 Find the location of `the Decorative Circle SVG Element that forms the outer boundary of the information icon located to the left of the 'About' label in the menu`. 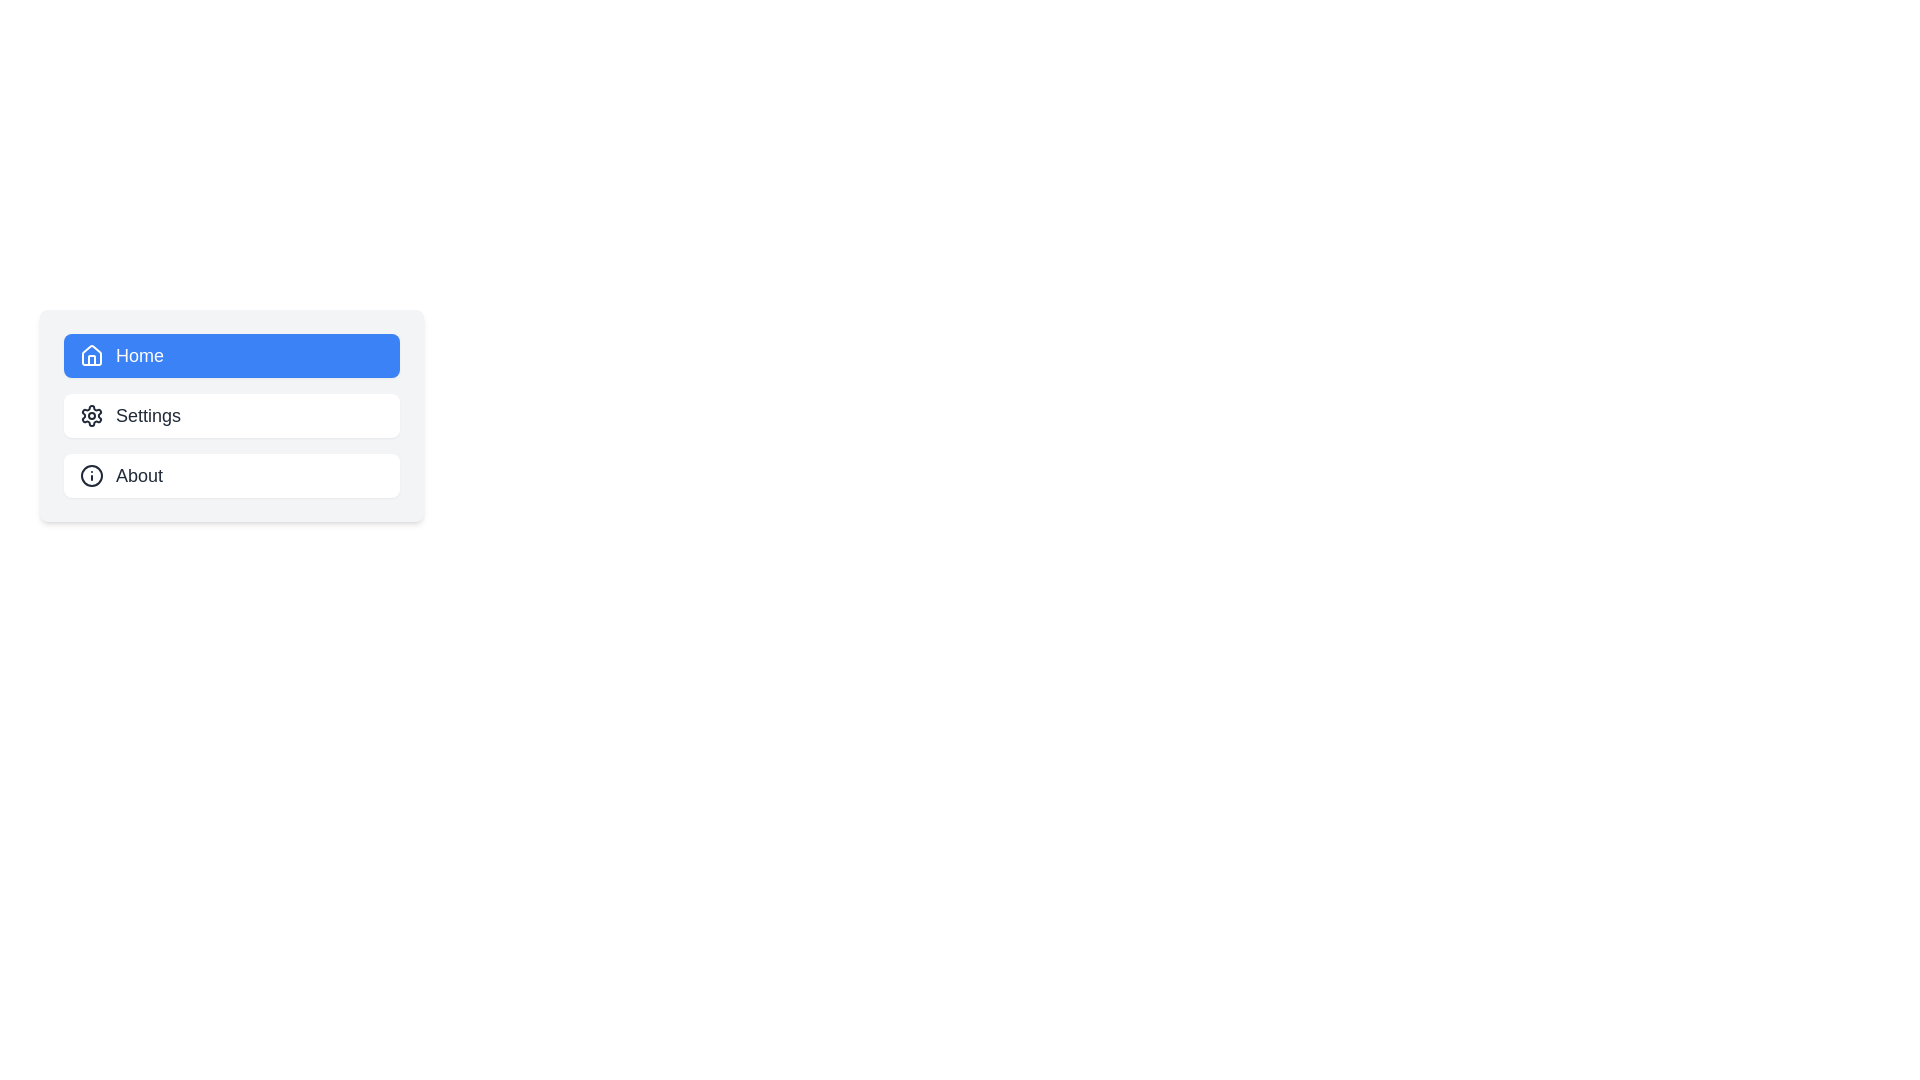

the Decorative Circle SVG Element that forms the outer boundary of the information icon located to the left of the 'About' label in the menu is located at coordinates (90, 475).